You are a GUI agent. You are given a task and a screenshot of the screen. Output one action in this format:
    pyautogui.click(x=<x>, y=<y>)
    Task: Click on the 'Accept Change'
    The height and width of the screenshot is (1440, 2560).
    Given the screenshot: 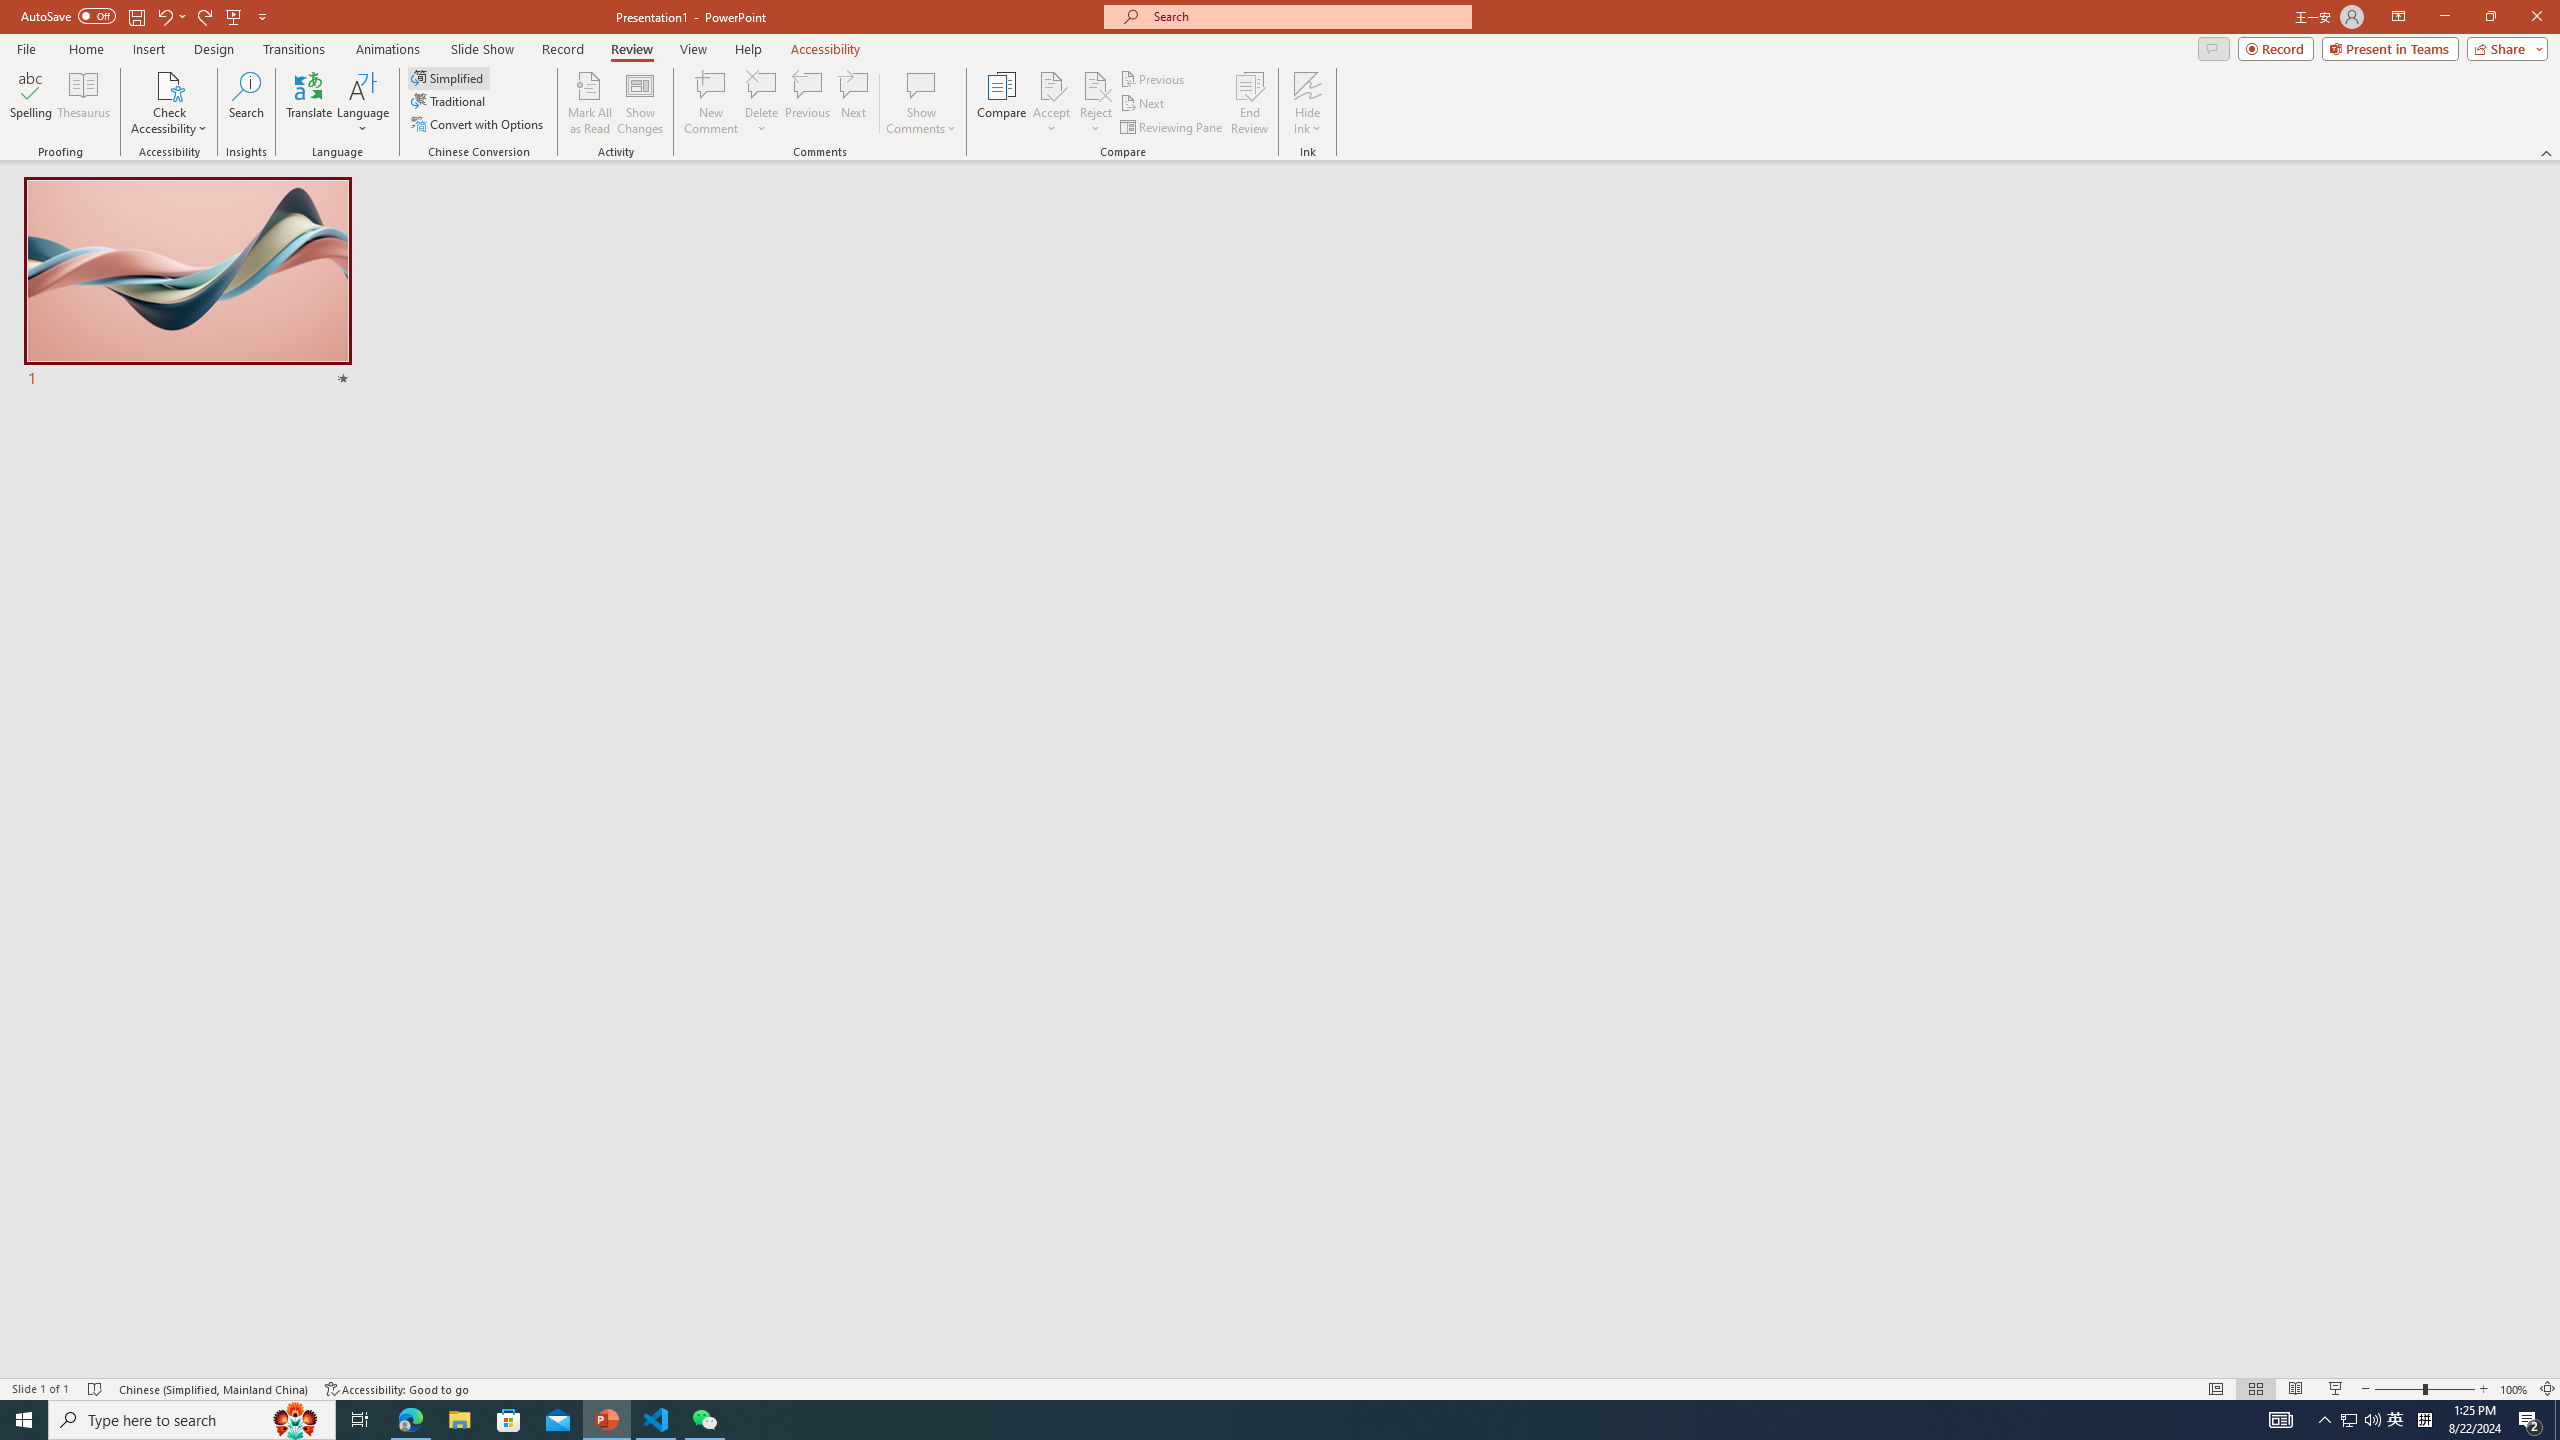 What is the action you would take?
    pyautogui.click(x=1051, y=84)
    